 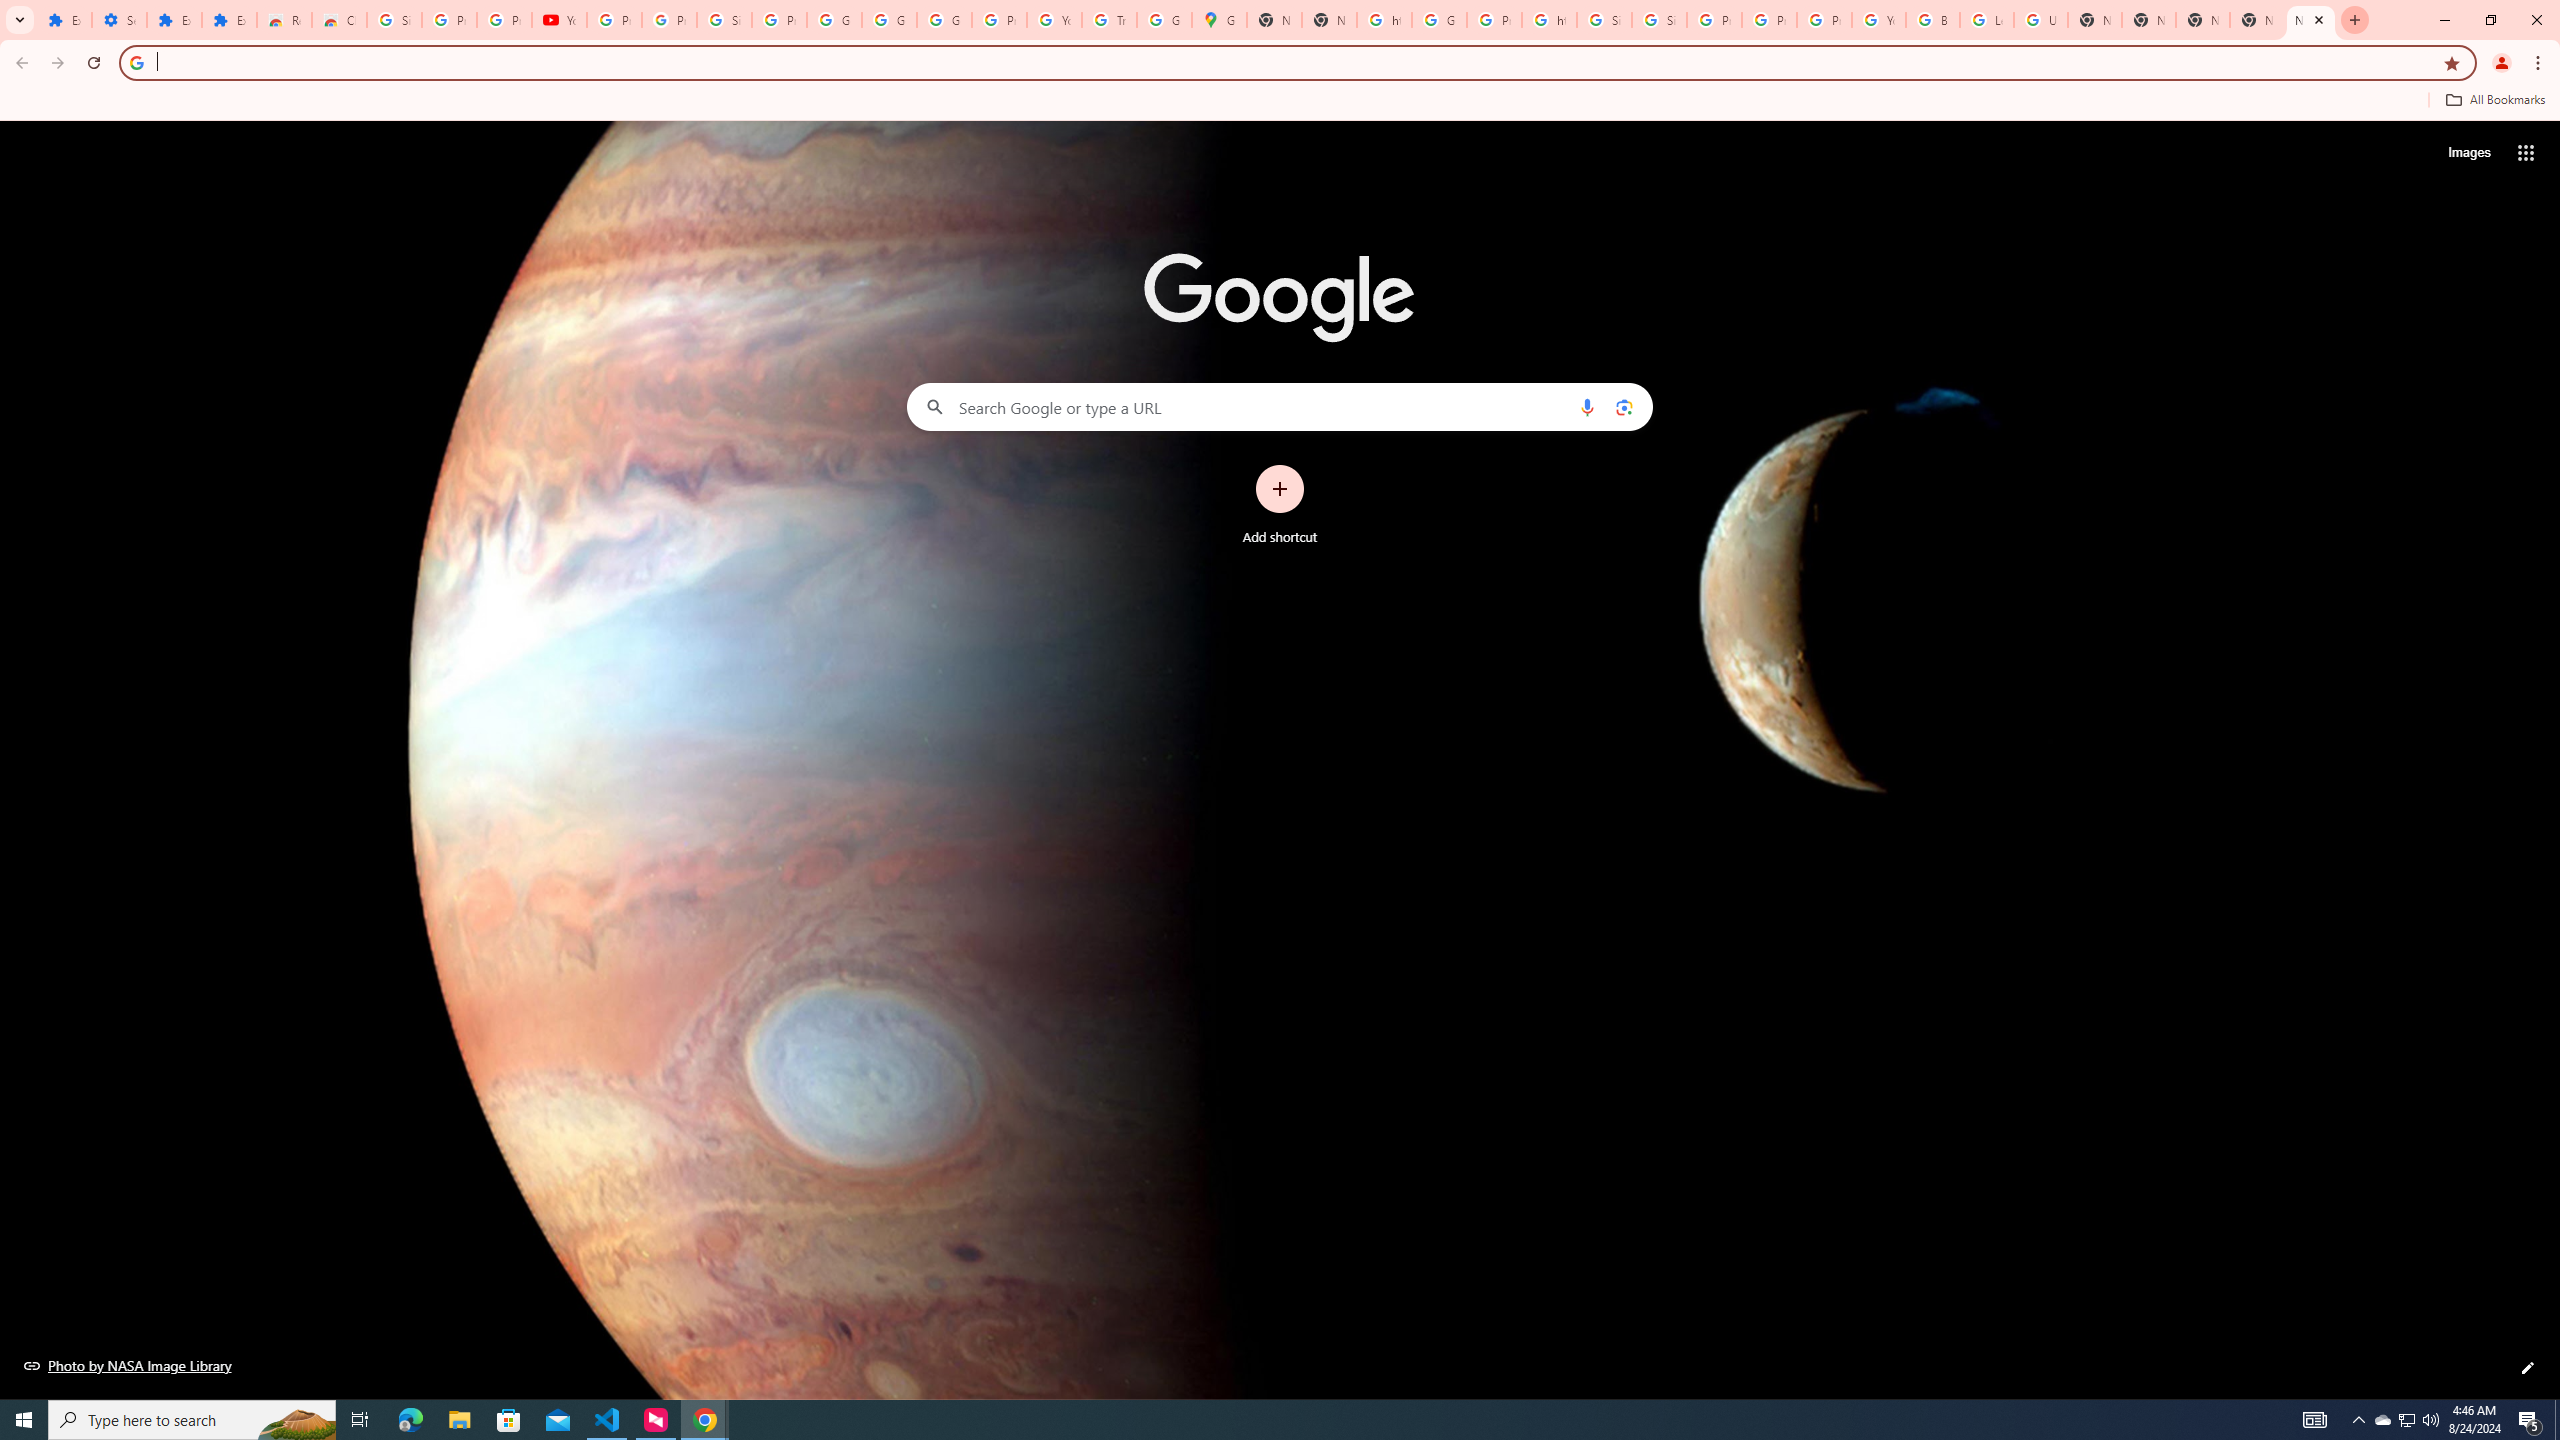 What do you see at coordinates (1932, 19) in the screenshot?
I see `'Browse Chrome as a guest - Computer - Google Chrome Help'` at bounding box center [1932, 19].